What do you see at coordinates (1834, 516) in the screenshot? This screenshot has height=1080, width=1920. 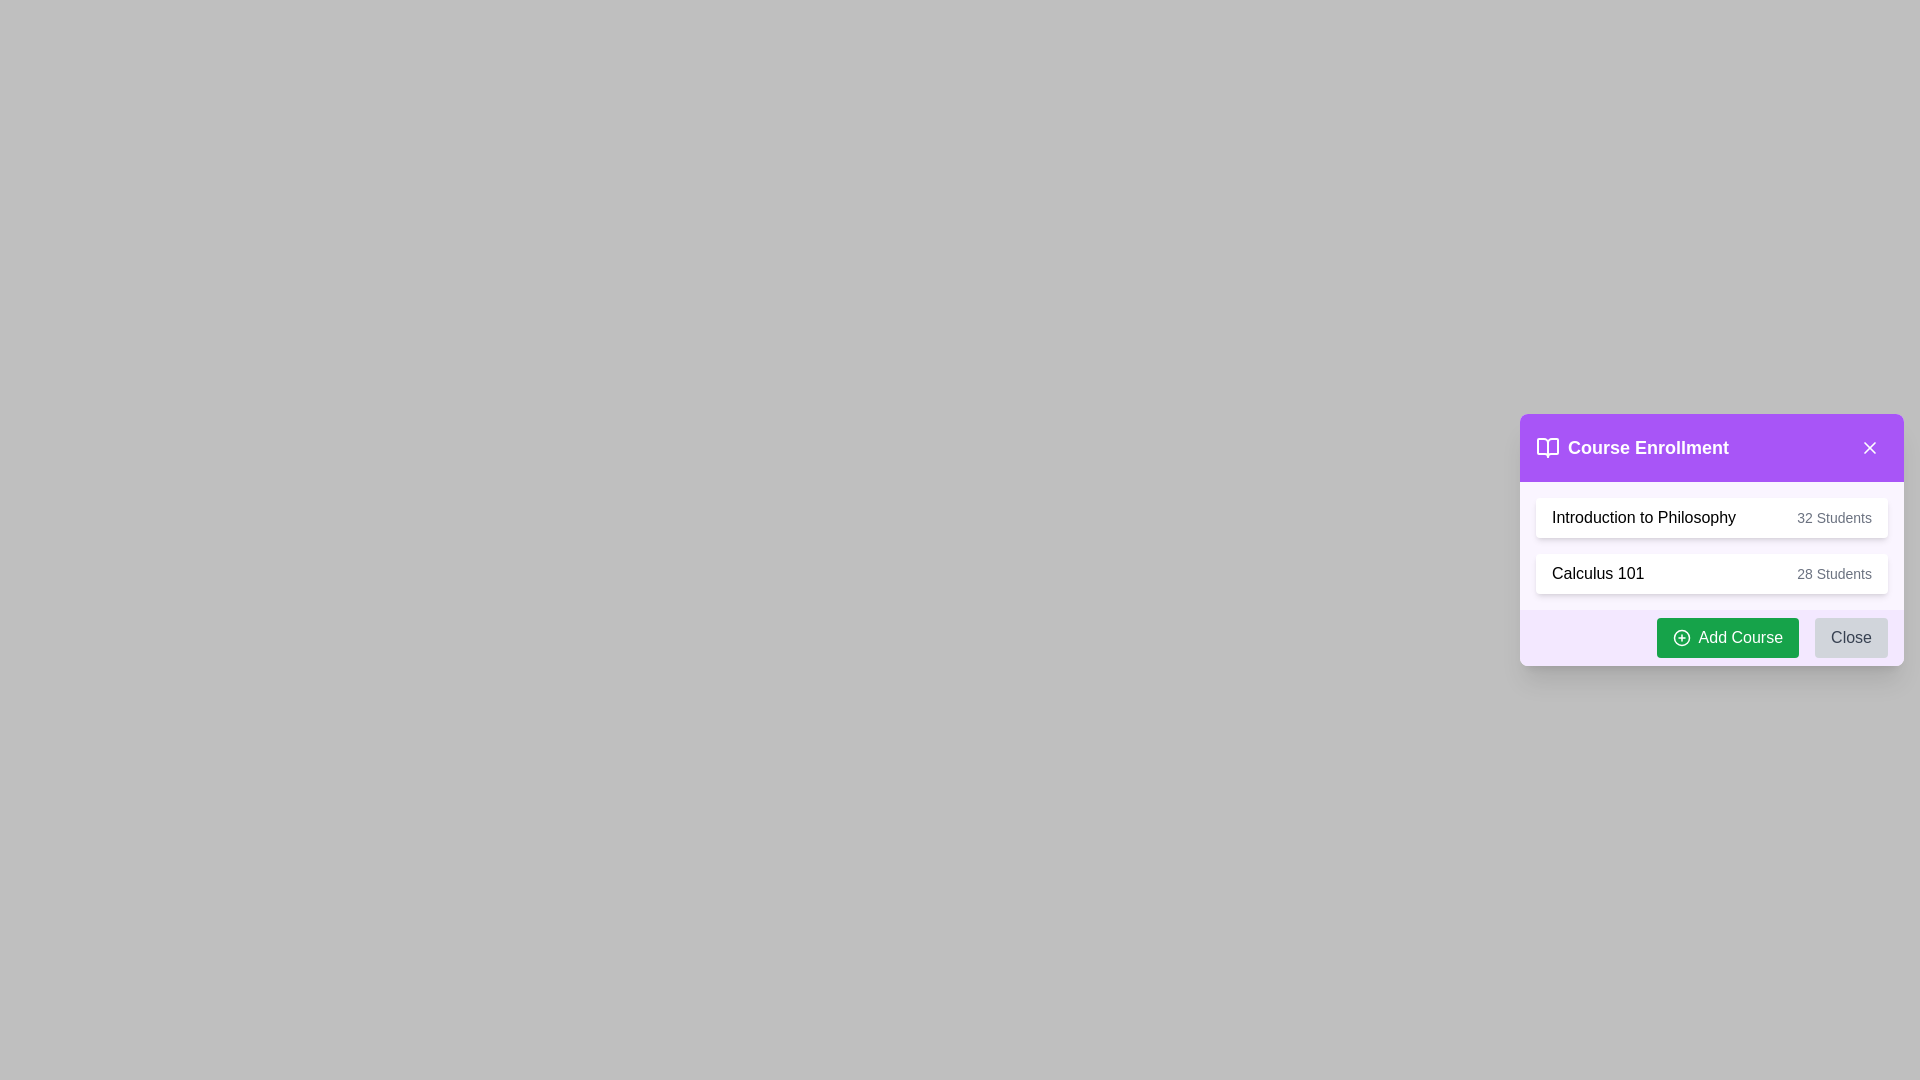 I see `the text display element showing '32 Students' located to the right of 'Introduction to Philosophy' in the Course Enrollment interface` at bounding box center [1834, 516].